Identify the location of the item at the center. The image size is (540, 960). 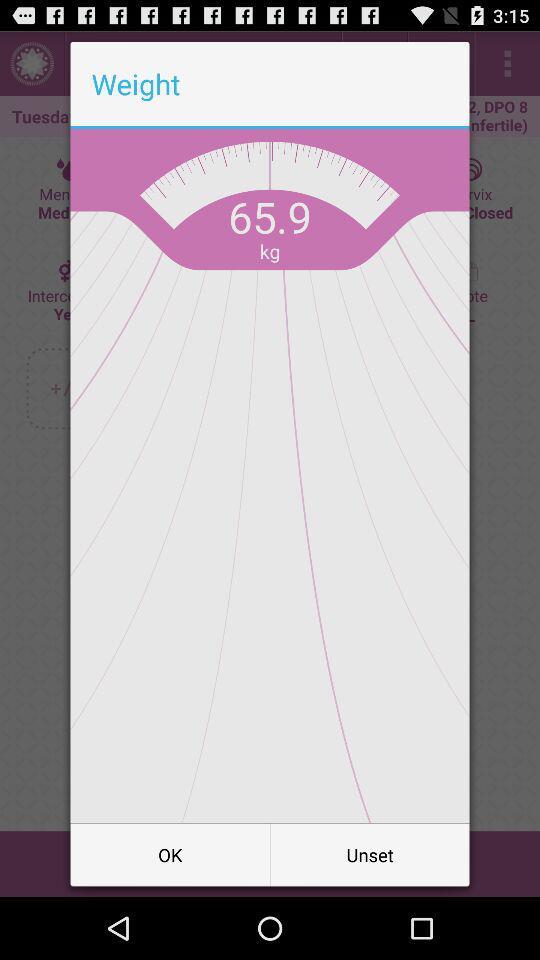
(270, 475).